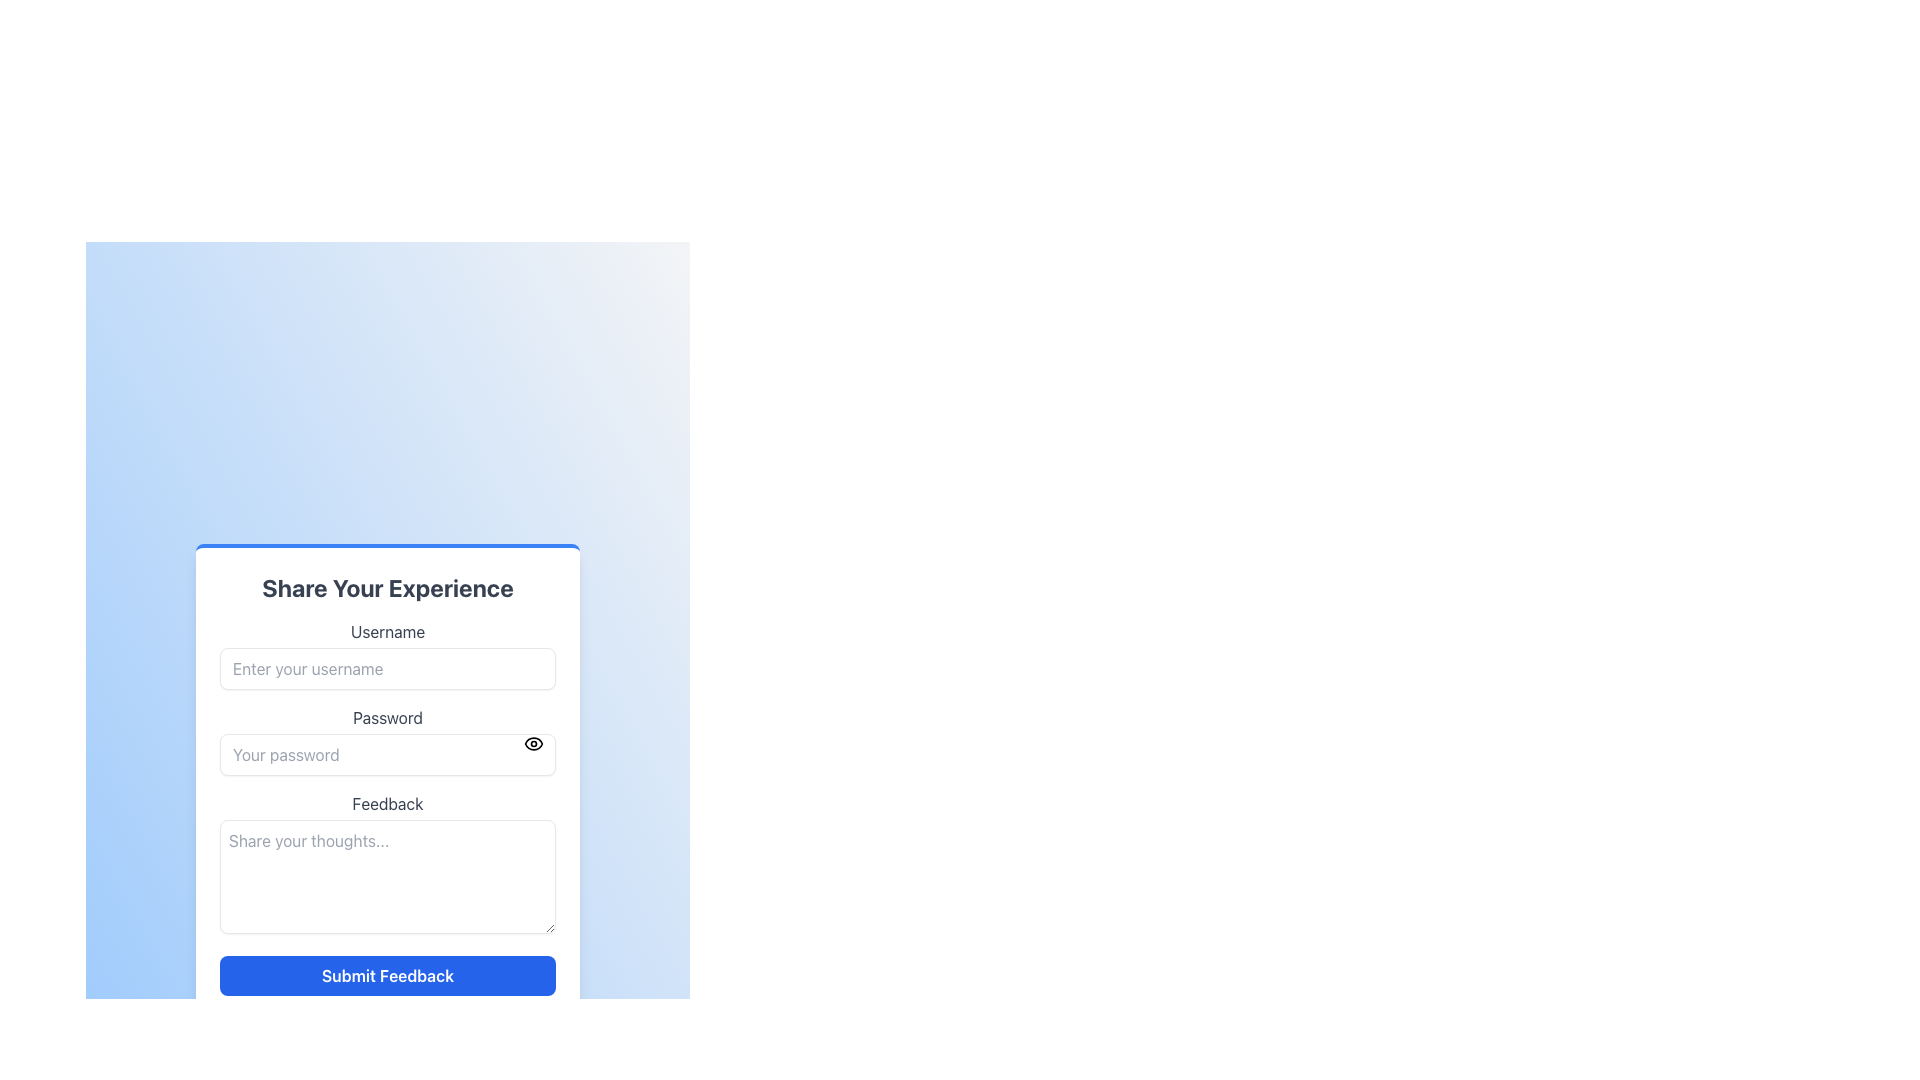  I want to click on the rectangular 'Submit Feedback' button with rounded corners and a blue background, so click(388, 974).